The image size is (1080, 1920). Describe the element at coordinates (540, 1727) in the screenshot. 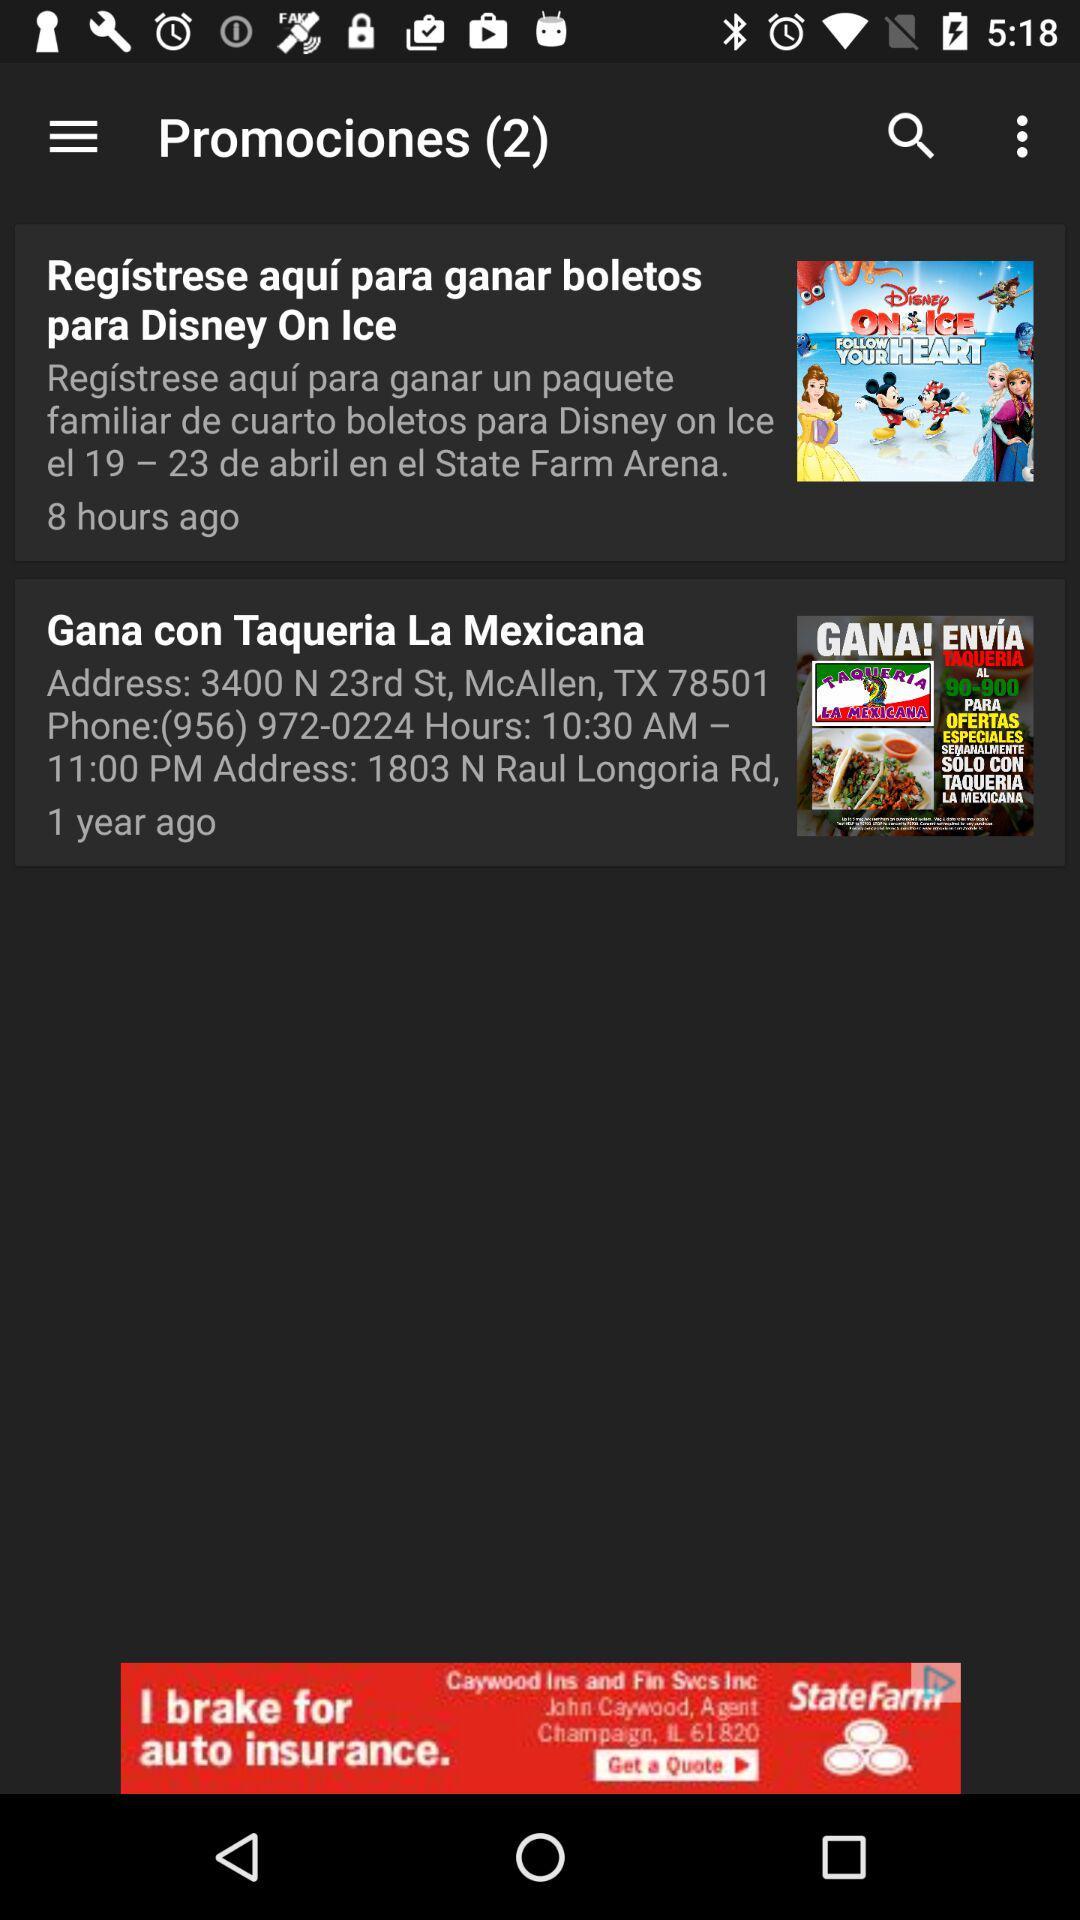

I see `state farm advertisement` at that location.